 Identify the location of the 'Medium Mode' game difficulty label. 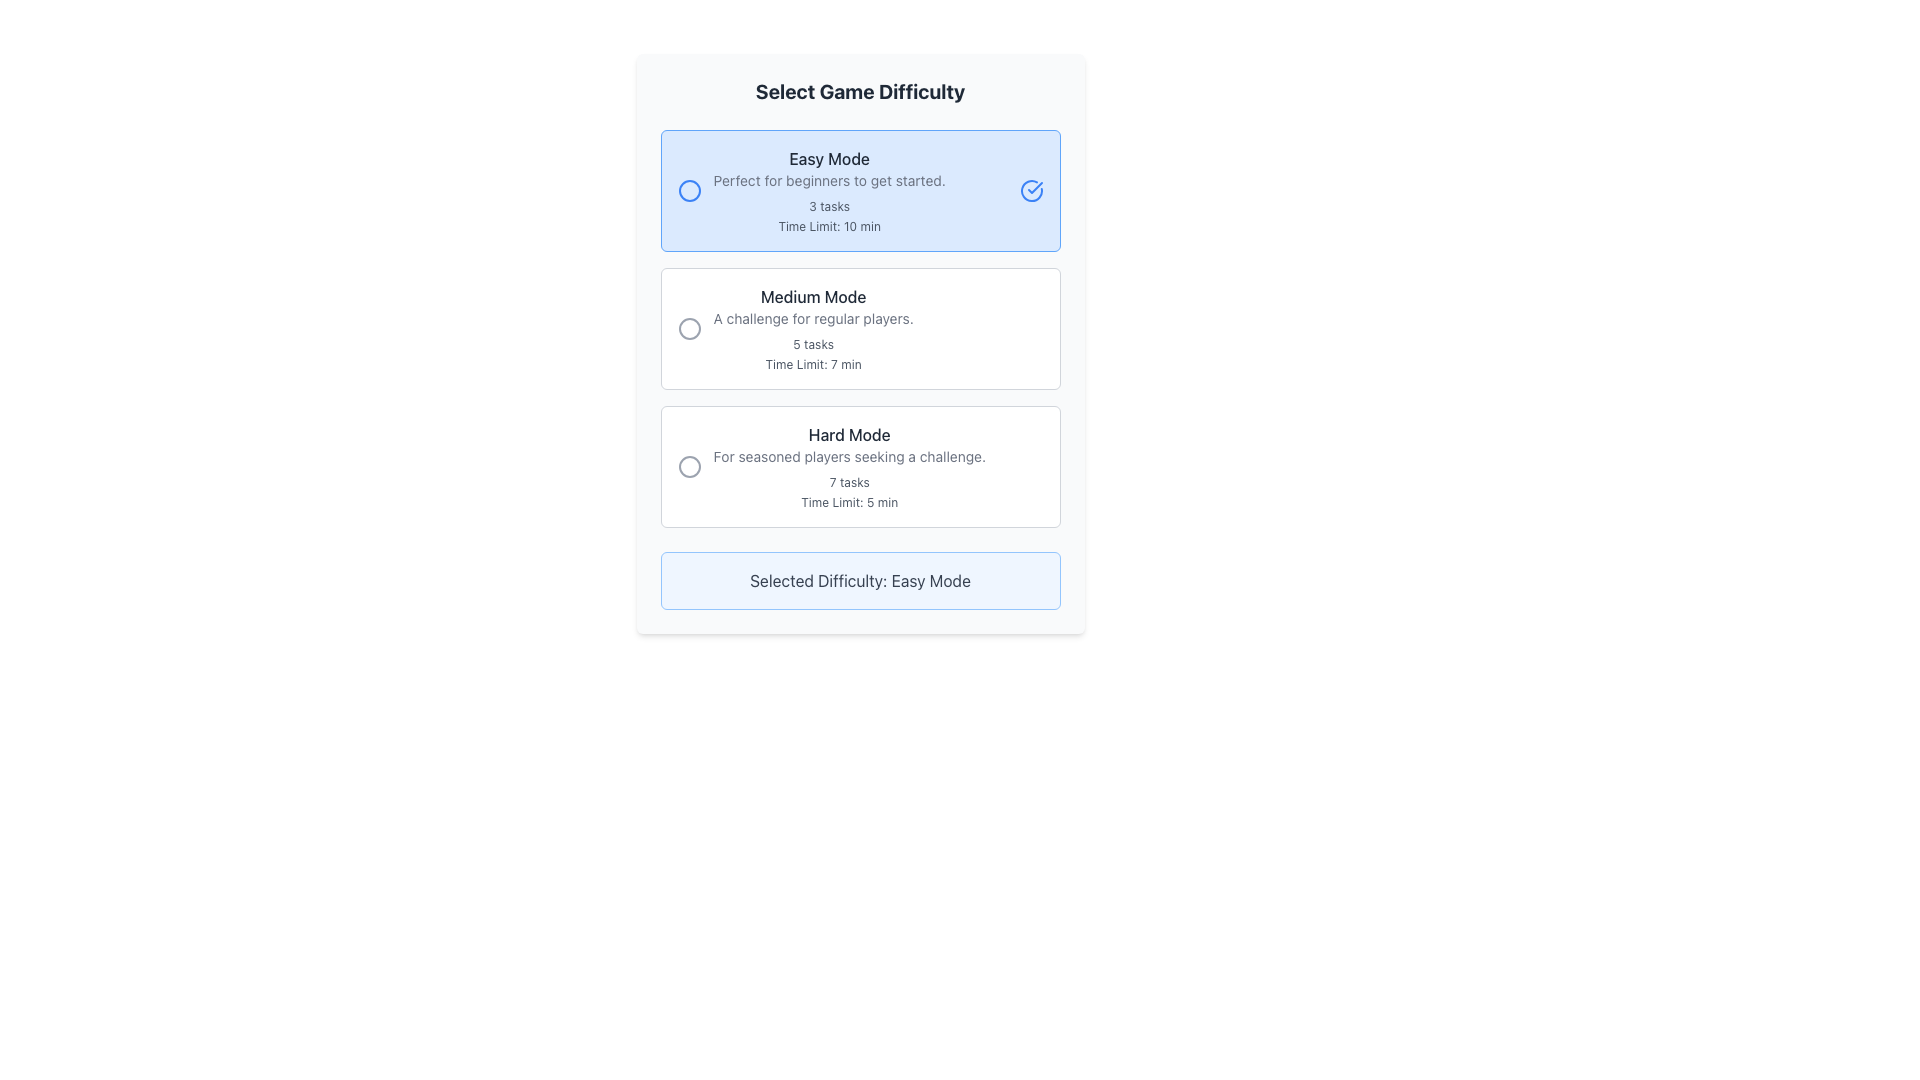
(813, 297).